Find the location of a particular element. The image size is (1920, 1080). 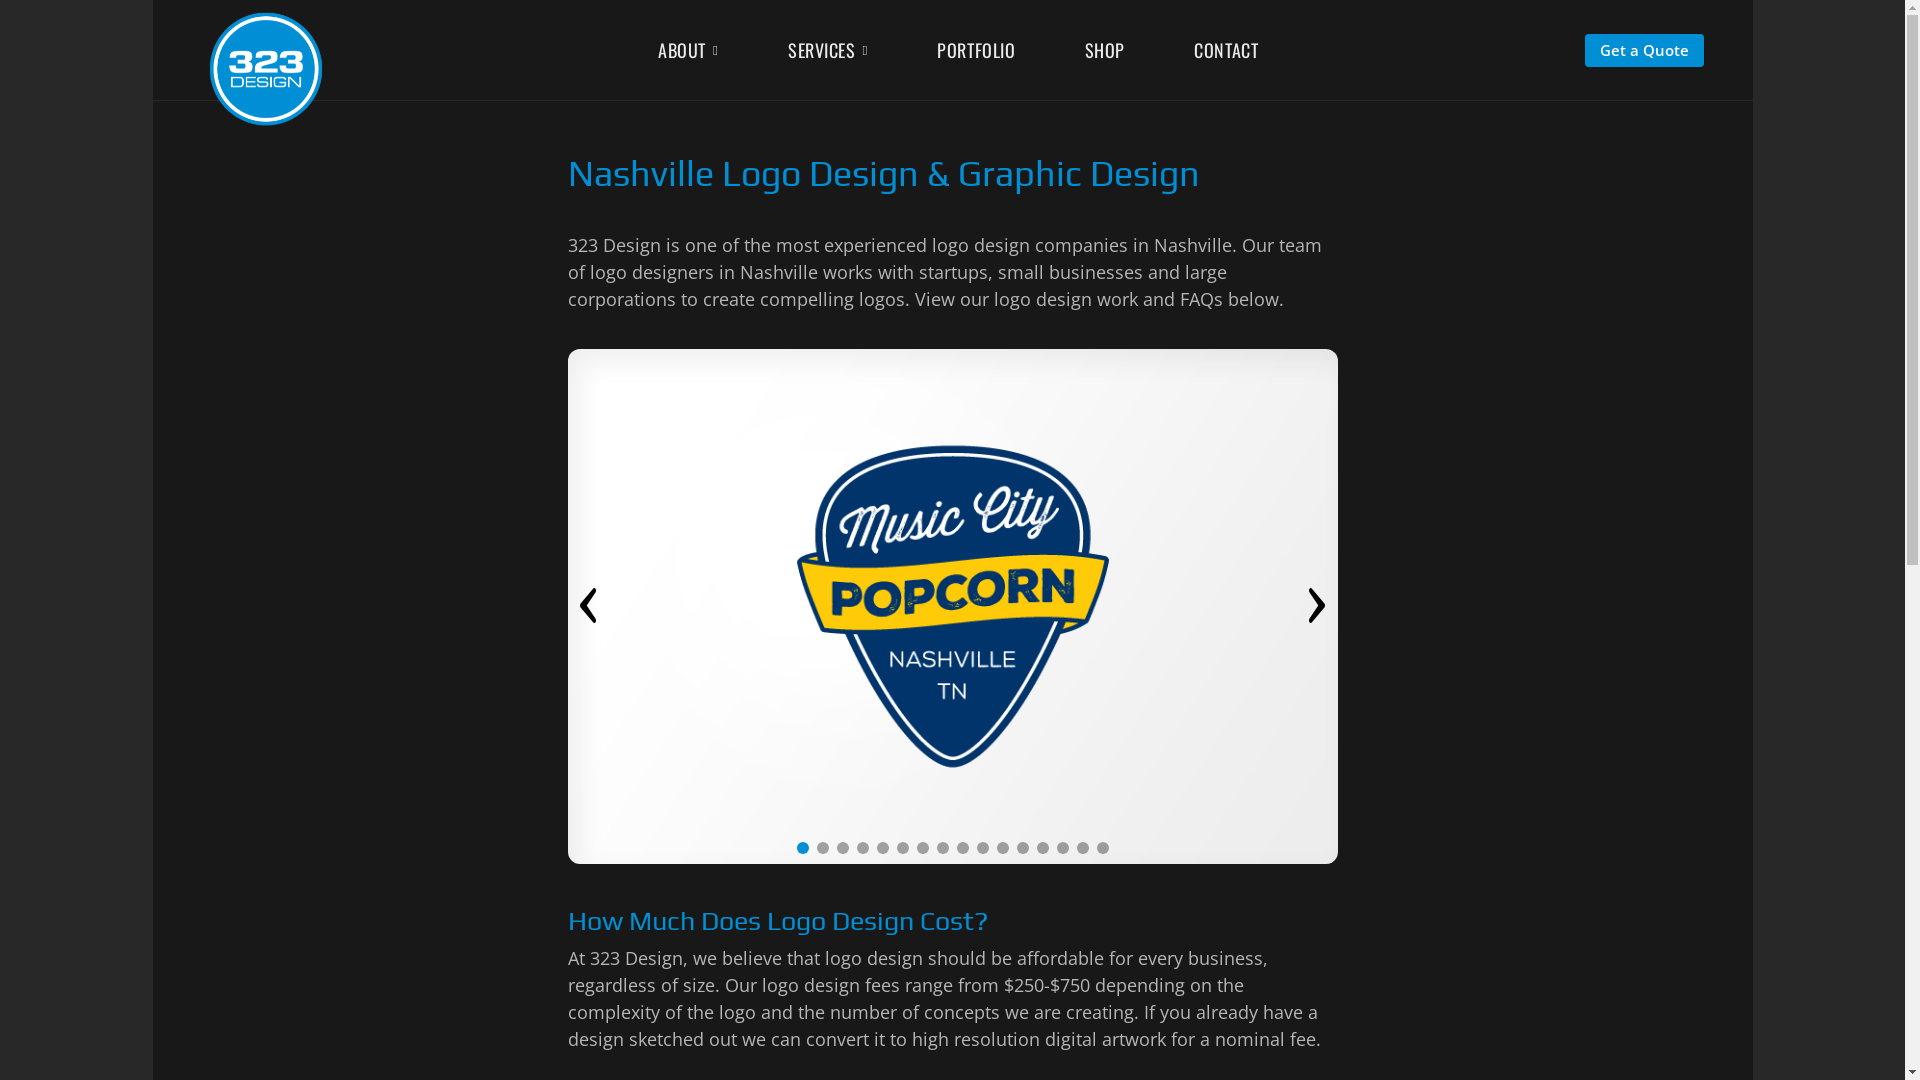

'10' is located at coordinates (982, 848).